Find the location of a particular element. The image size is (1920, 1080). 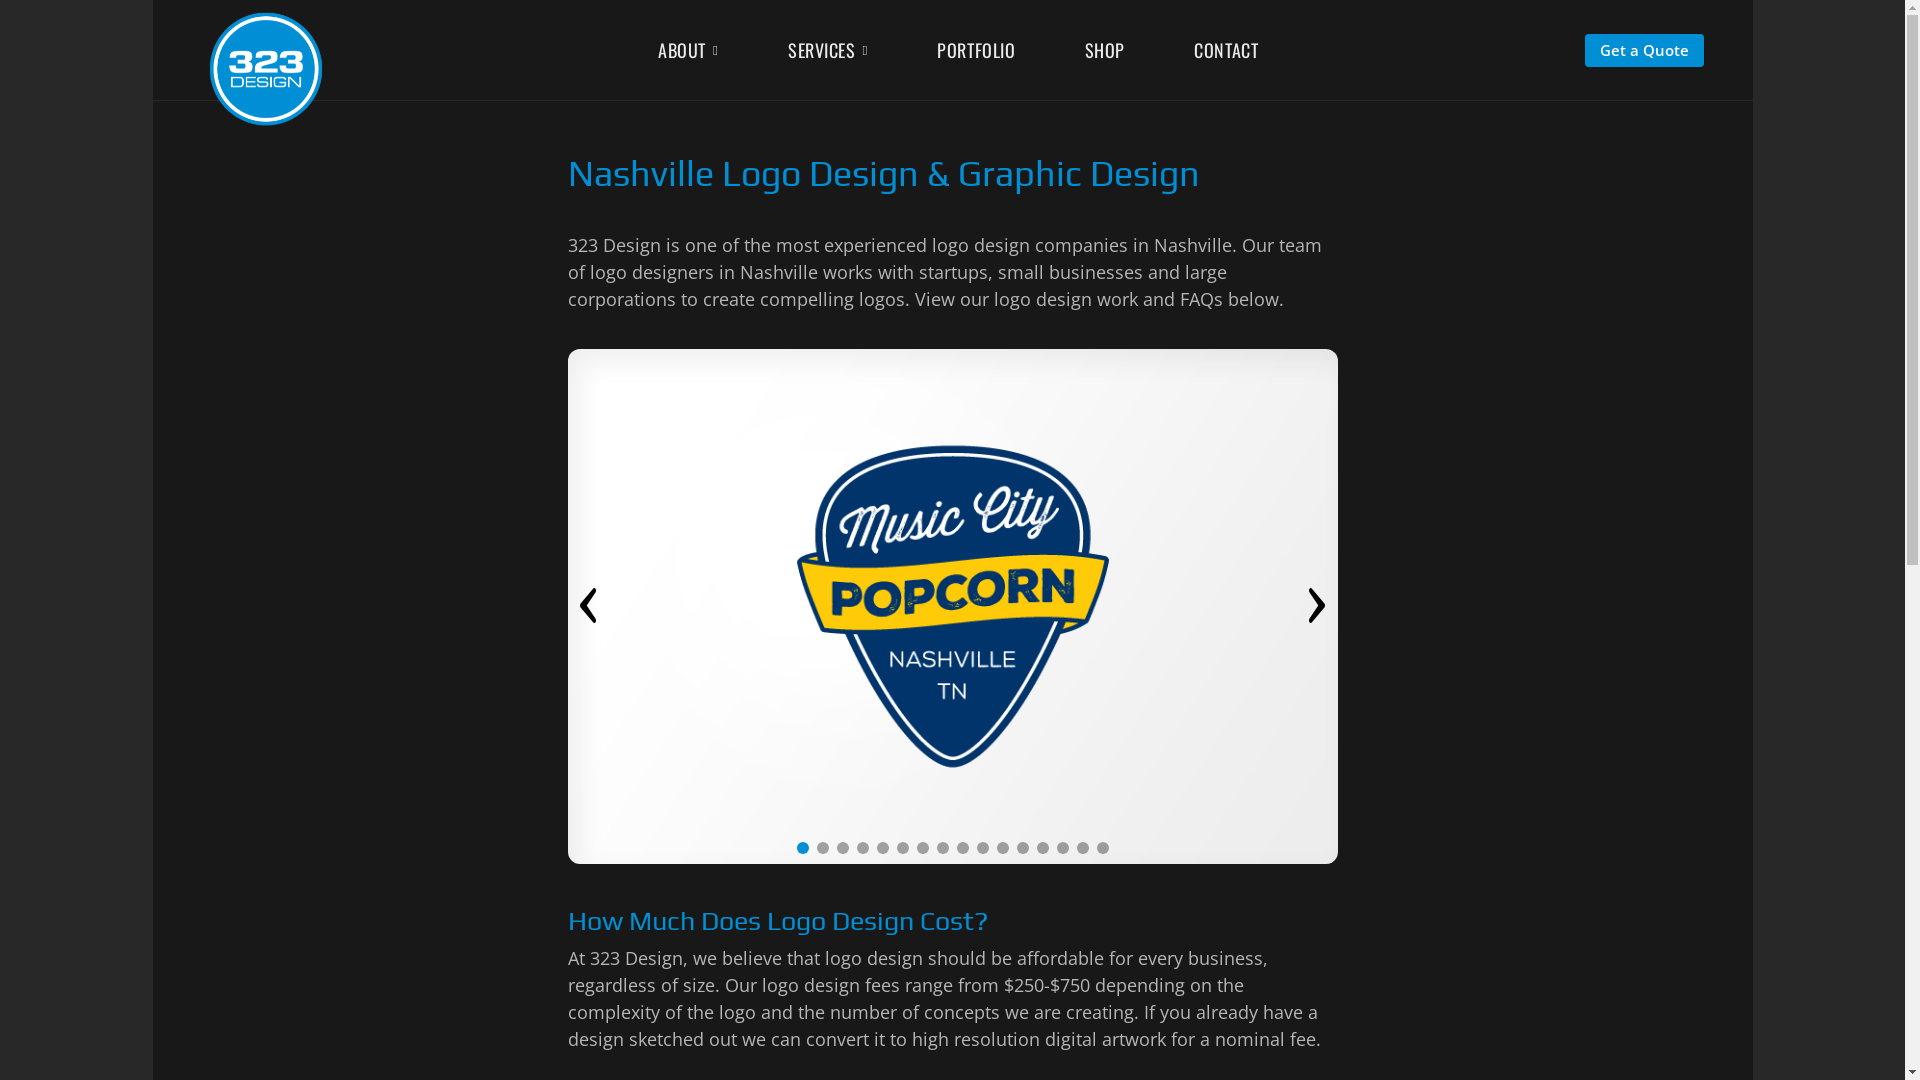

'10' is located at coordinates (982, 848).